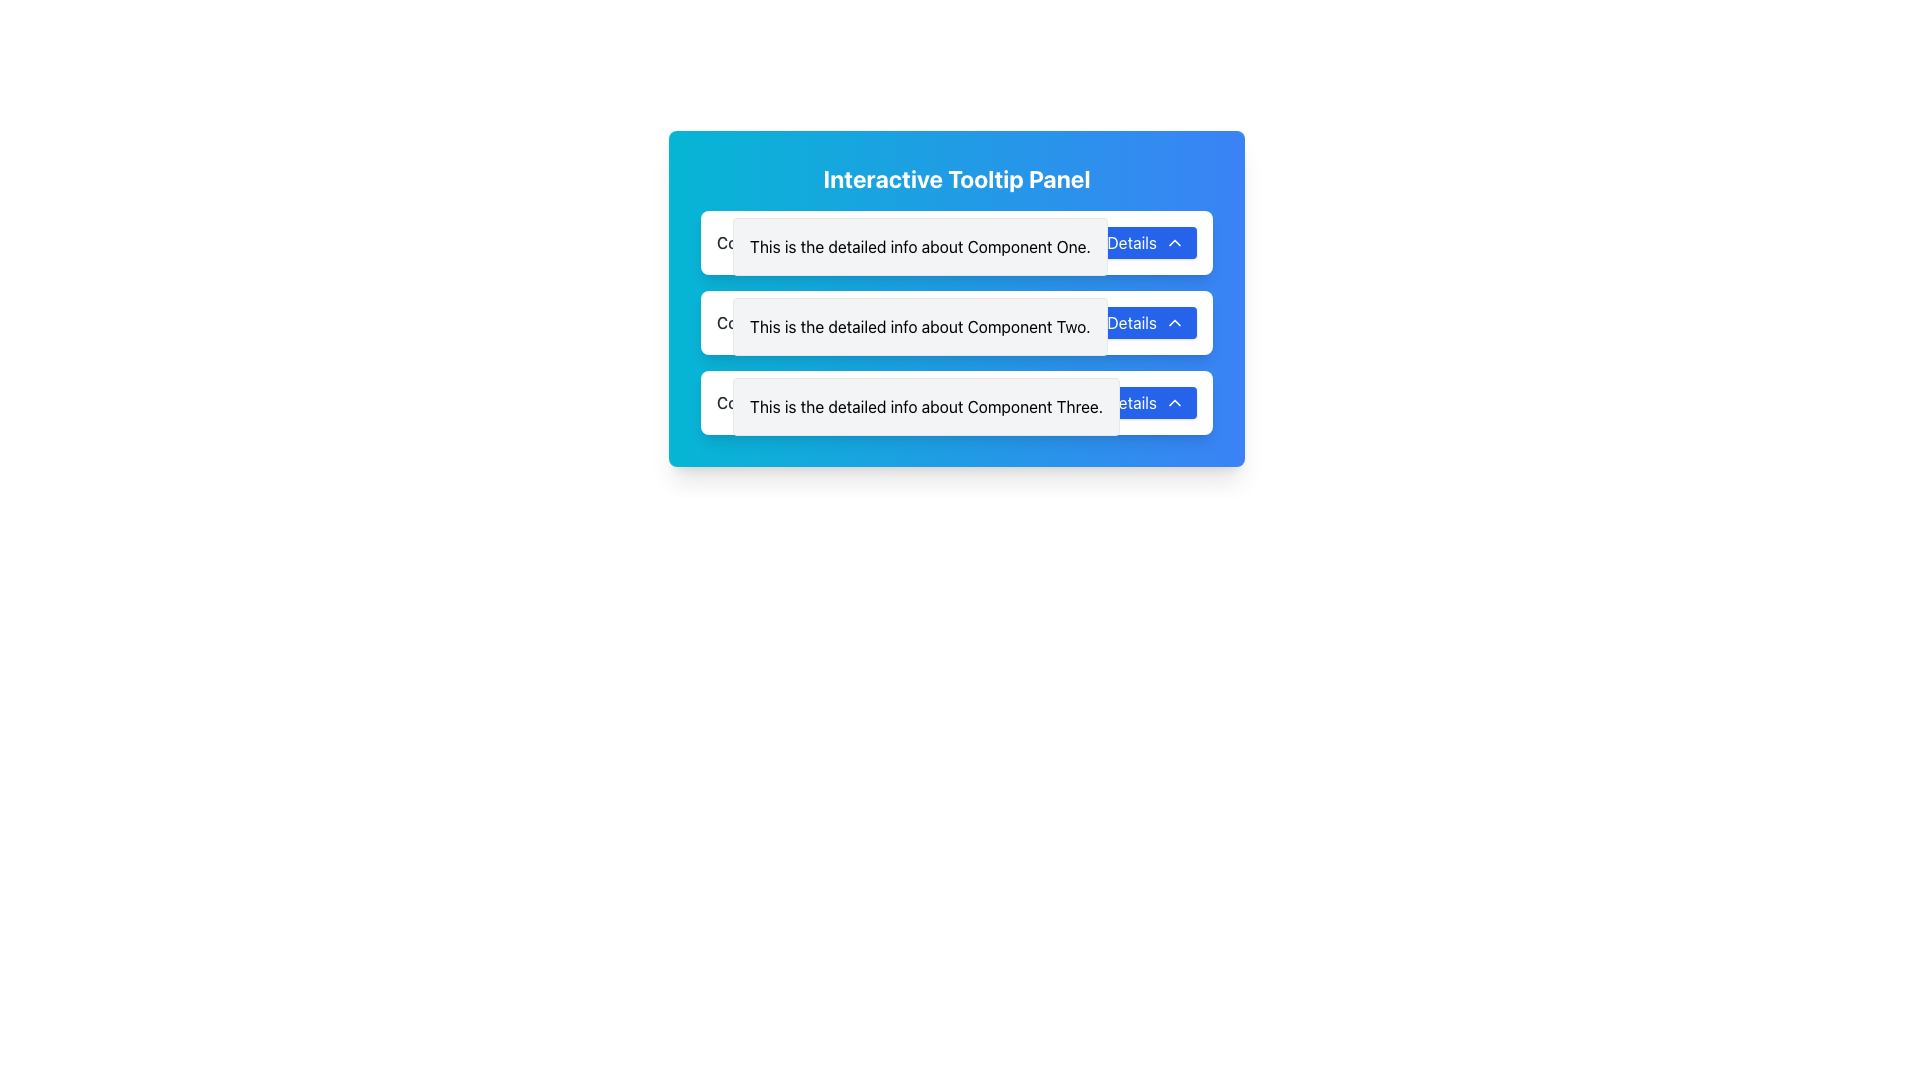 Image resolution: width=1920 pixels, height=1080 pixels. Describe the element at coordinates (919, 245) in the screenshot. I see `the Text Description Box displaying 'This is the detailed info about Component One.'` at that location.